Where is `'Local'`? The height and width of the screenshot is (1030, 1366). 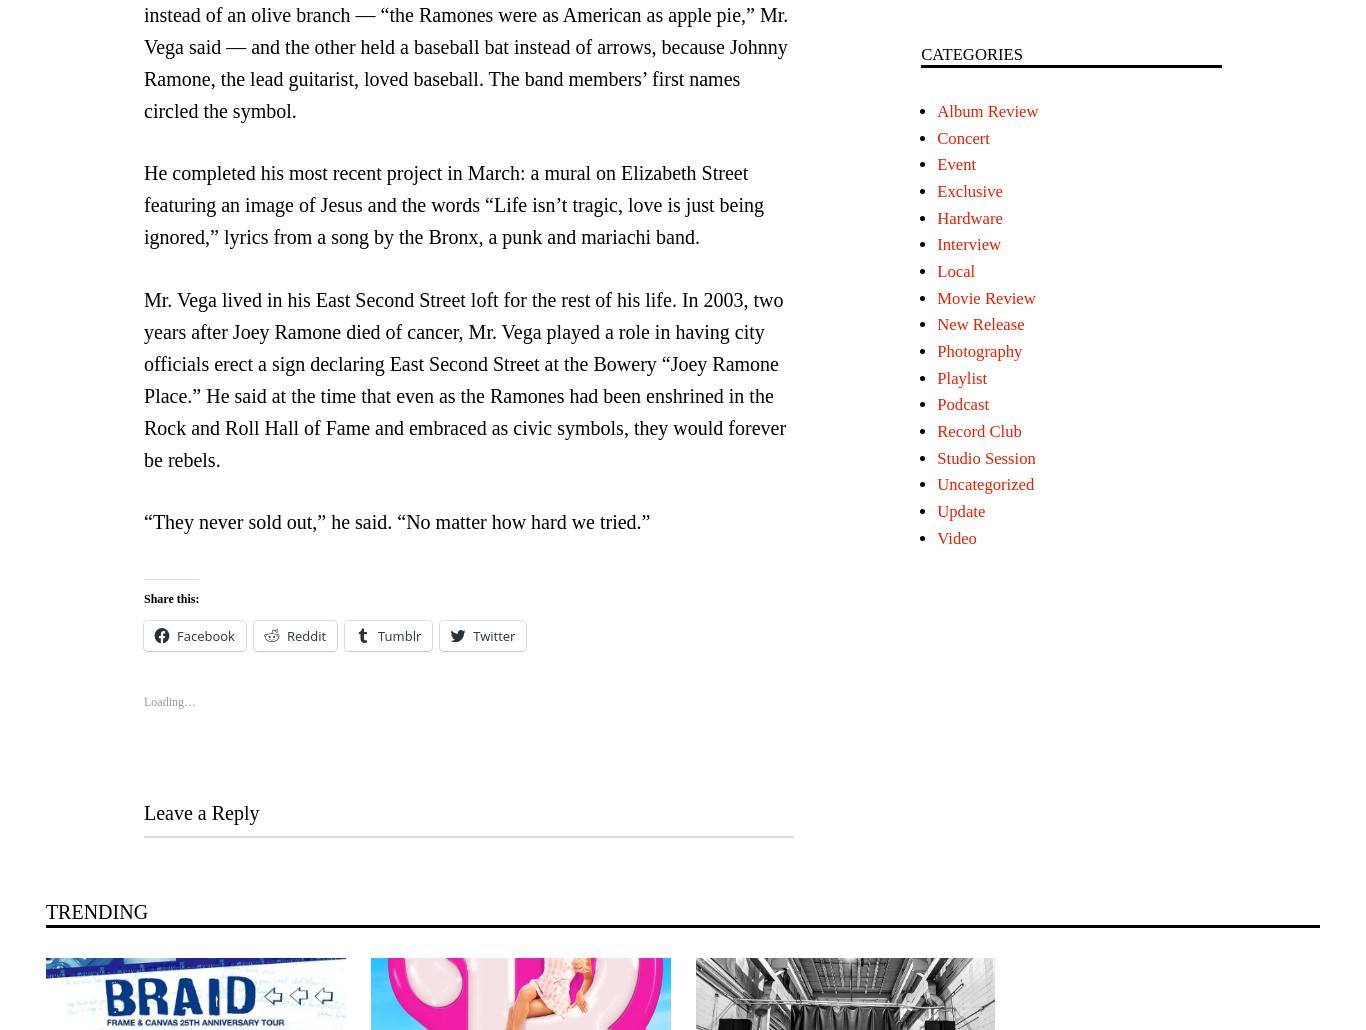 'Local' is located at coordinates (956, 269).